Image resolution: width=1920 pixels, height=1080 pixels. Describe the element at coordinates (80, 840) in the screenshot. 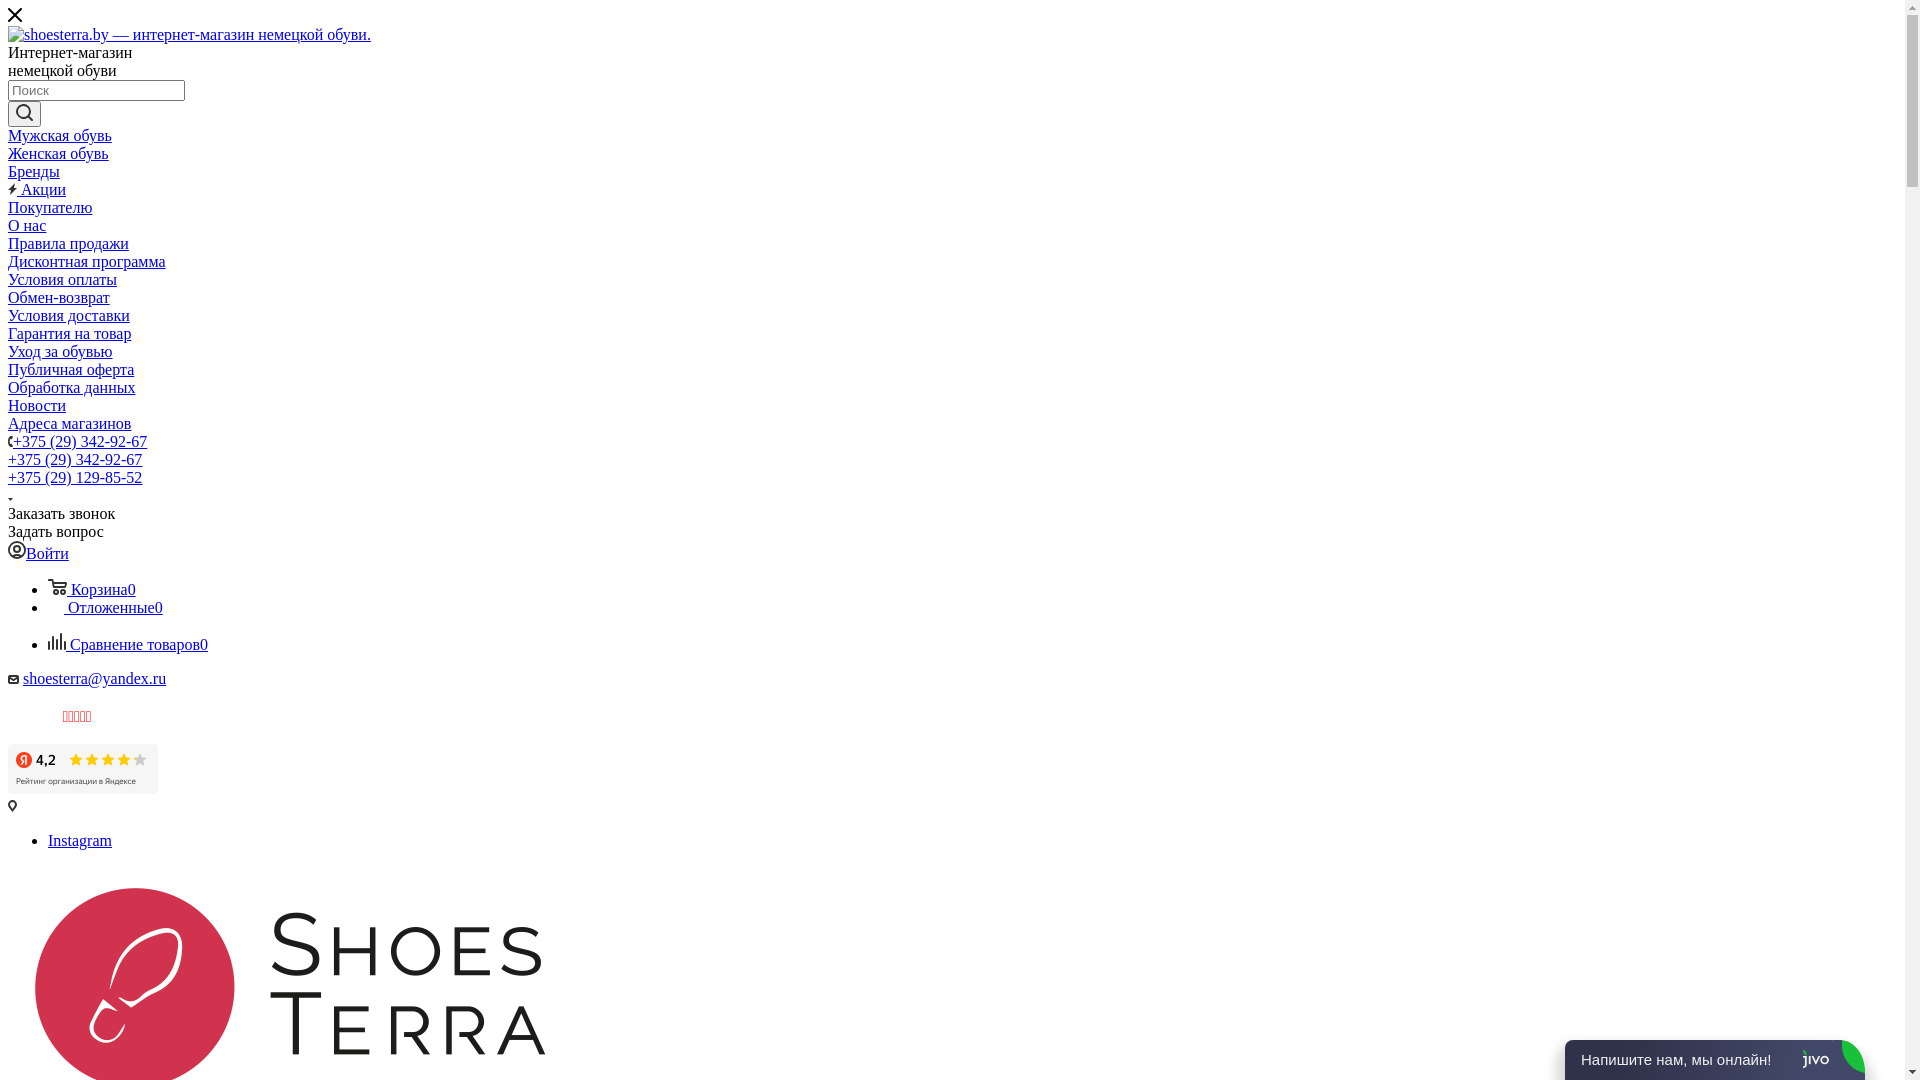

I see `'Instagram'` at that location.